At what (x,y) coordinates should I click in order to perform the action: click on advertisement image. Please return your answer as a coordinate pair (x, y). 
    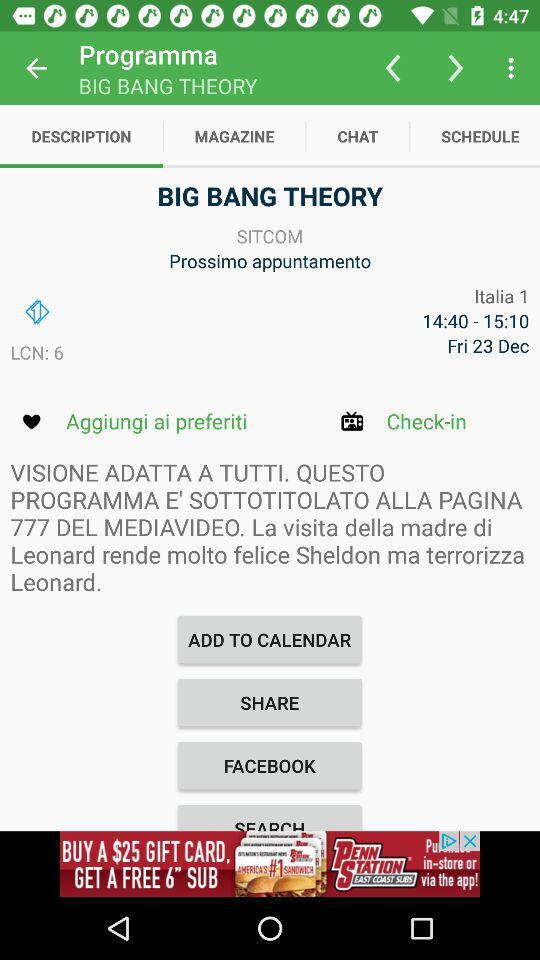
    Looking at the image, I should click on (270, 863).